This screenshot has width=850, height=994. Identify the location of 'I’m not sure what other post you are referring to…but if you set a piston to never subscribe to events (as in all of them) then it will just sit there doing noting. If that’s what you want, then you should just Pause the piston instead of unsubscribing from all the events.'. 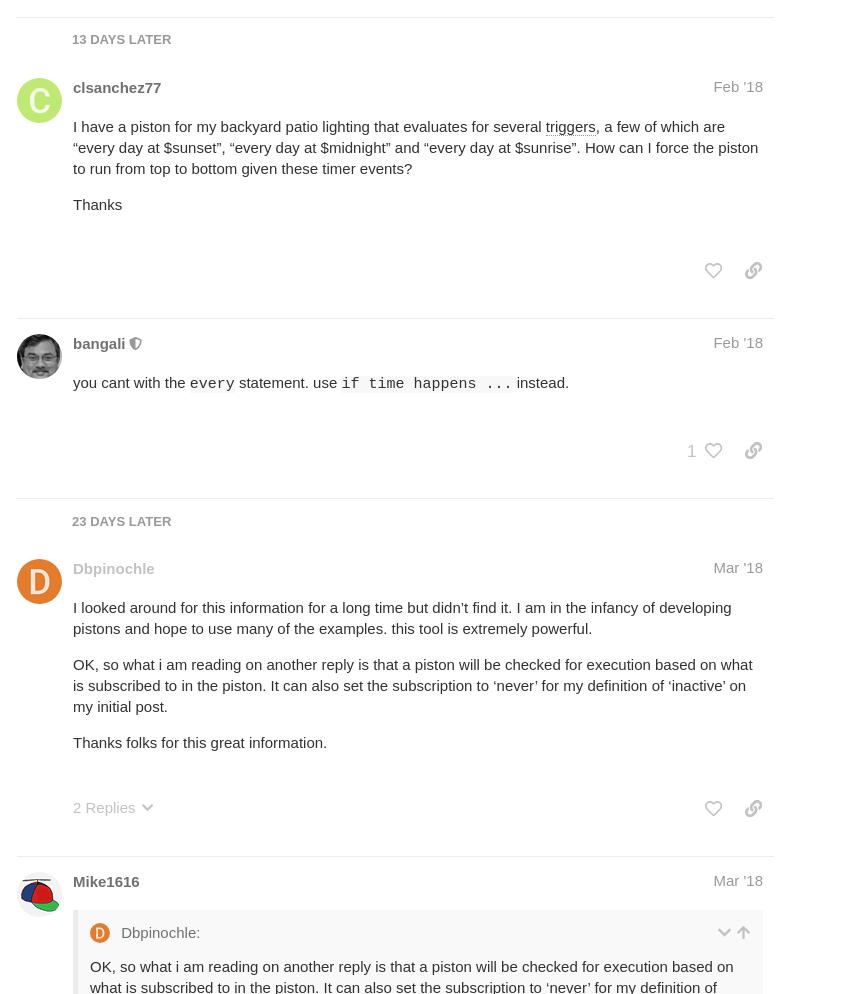
(417, 376).